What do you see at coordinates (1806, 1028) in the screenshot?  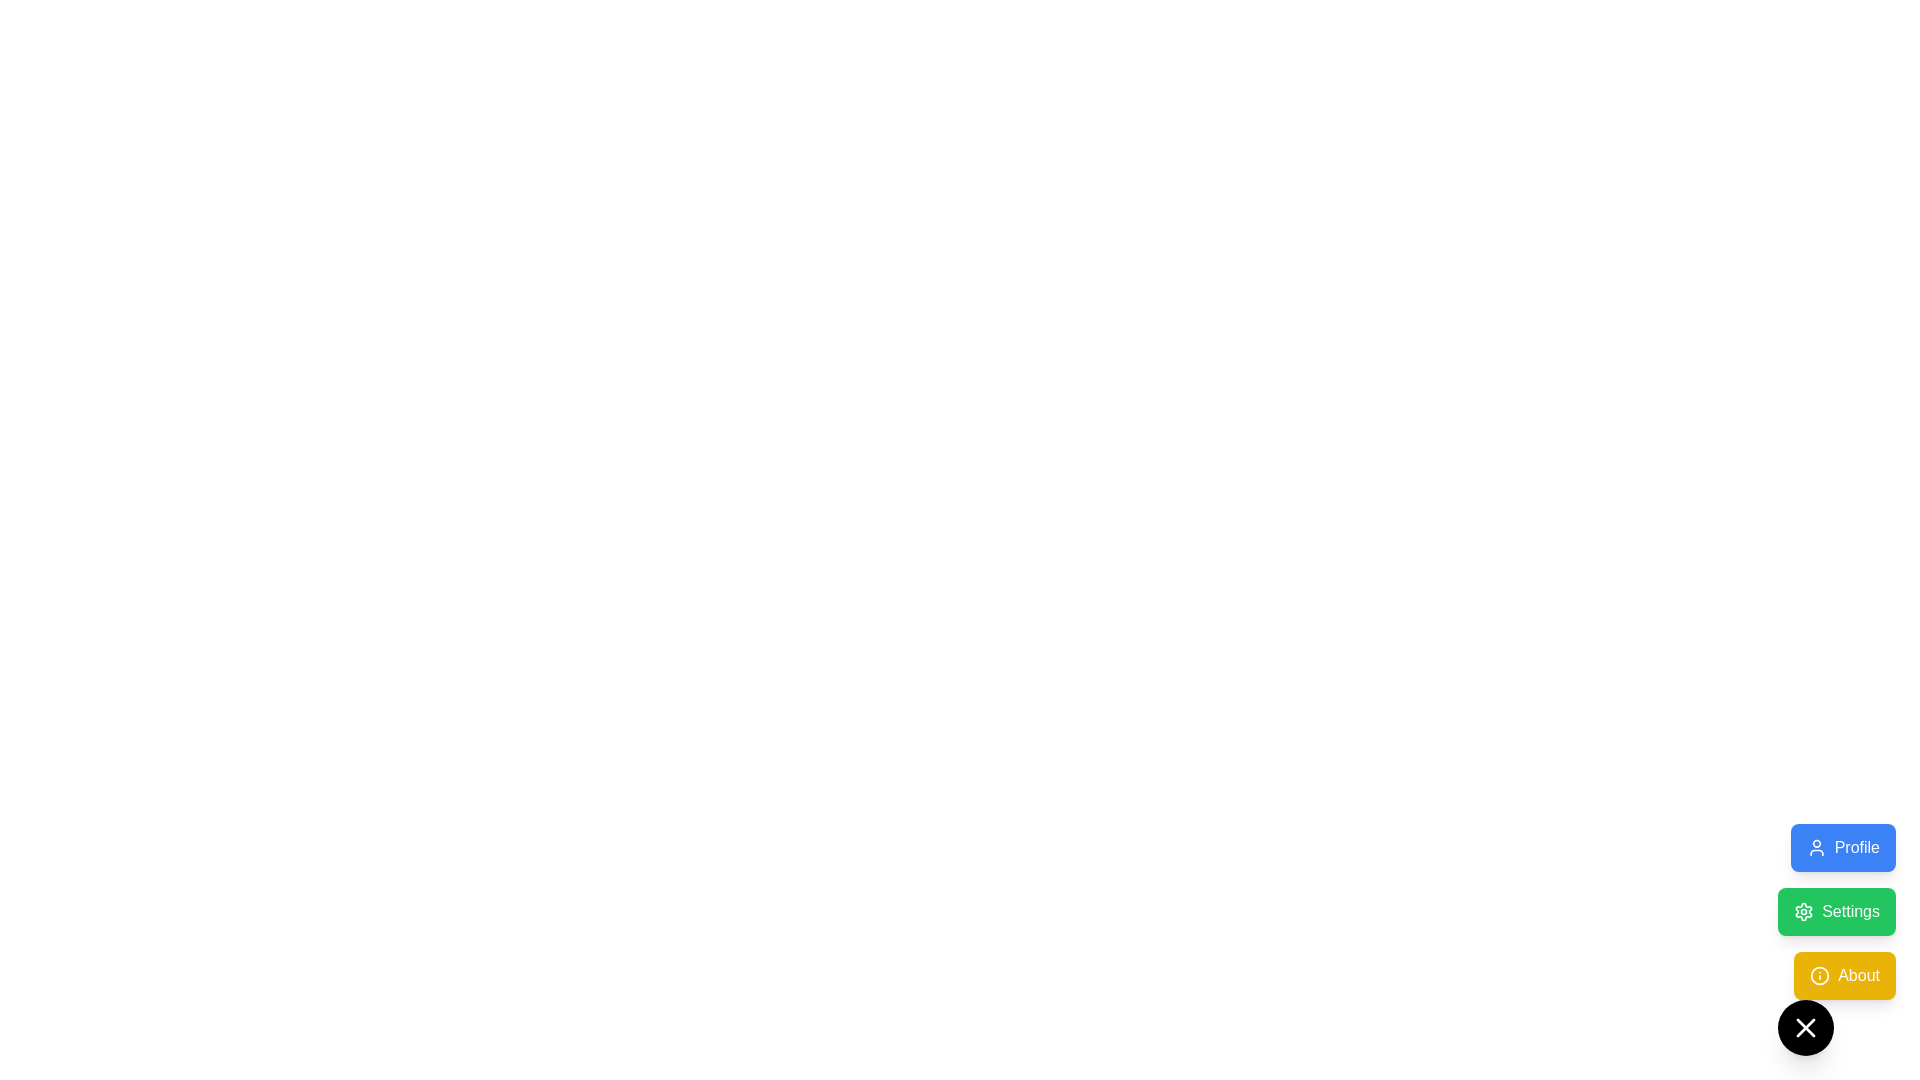 I see `the close or cancel button located at the bottom-right corner of the vertical button stack` at bounding box center [1806, 1028].